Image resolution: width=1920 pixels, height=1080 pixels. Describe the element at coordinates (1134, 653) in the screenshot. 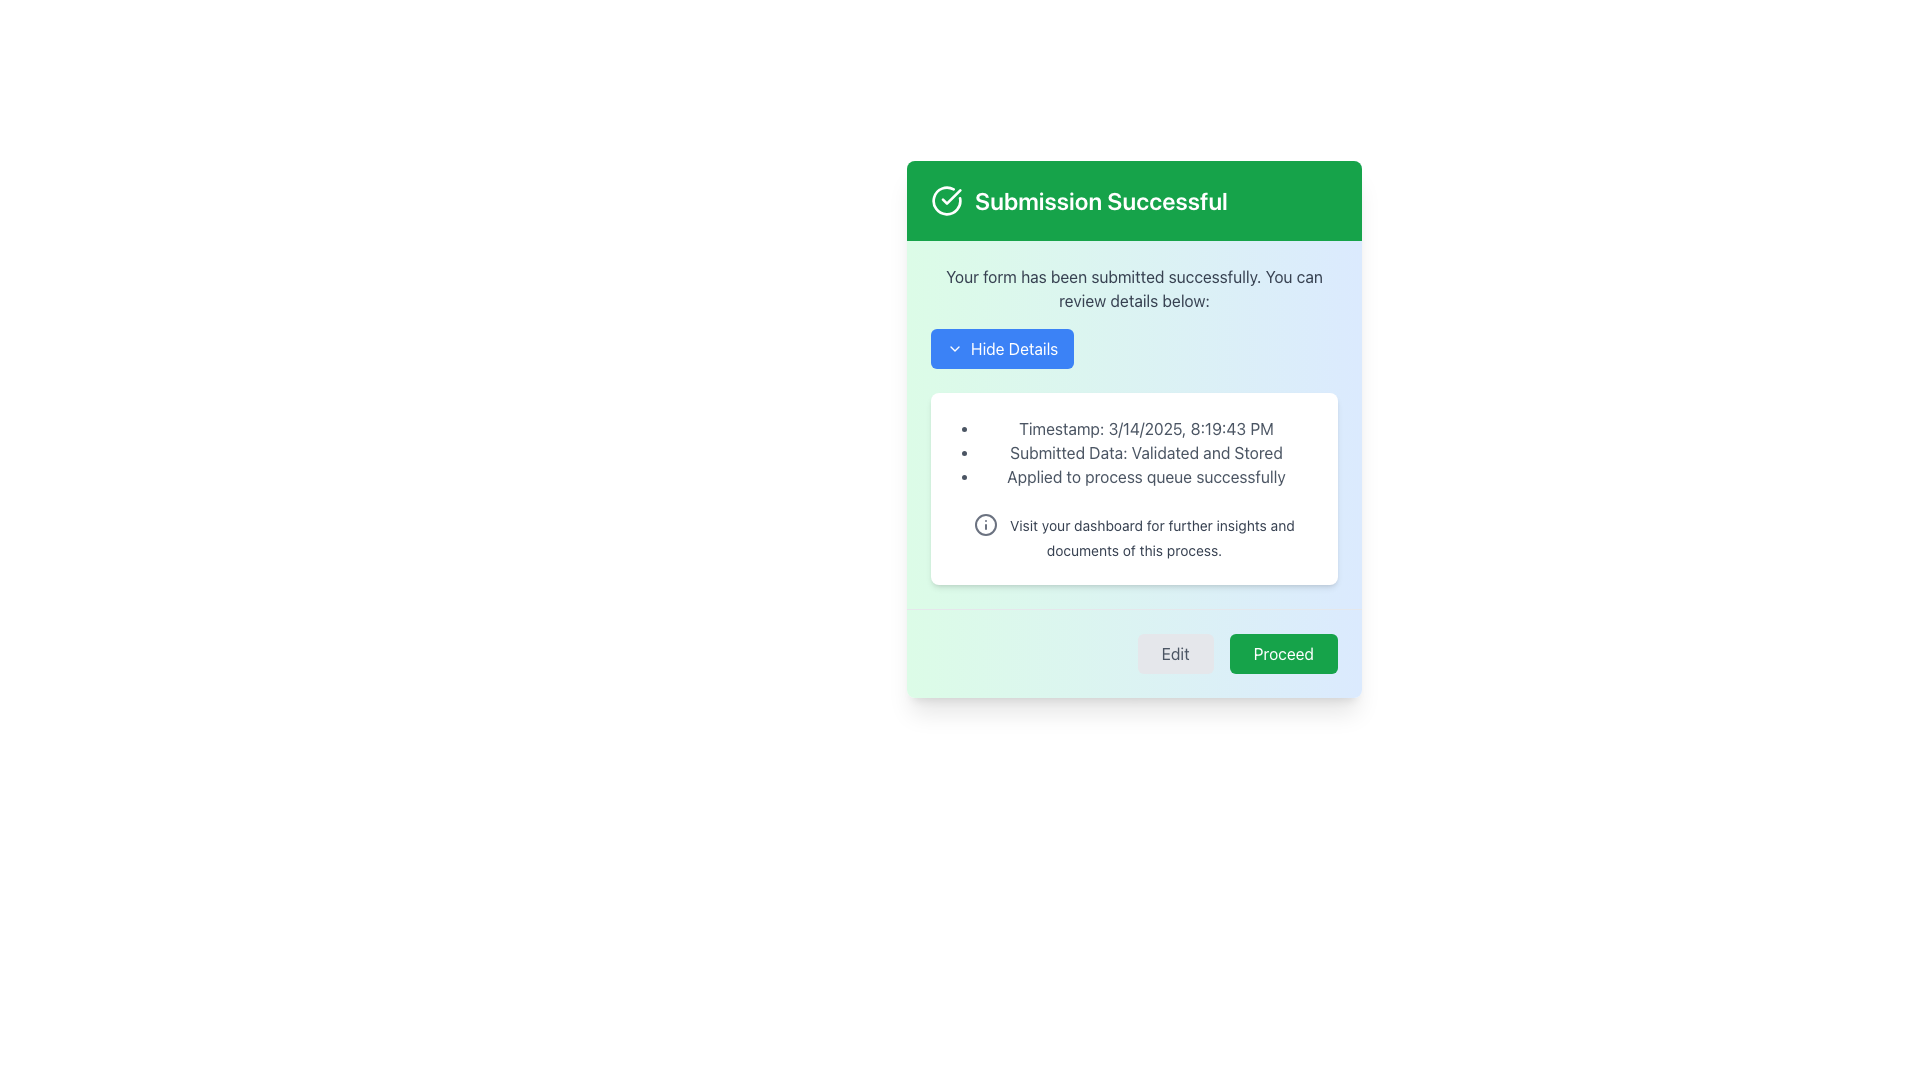

I see `the gray 'Edit' button located in the button group at the bottom of the submission confirmation panel to modify the submission` at that location.